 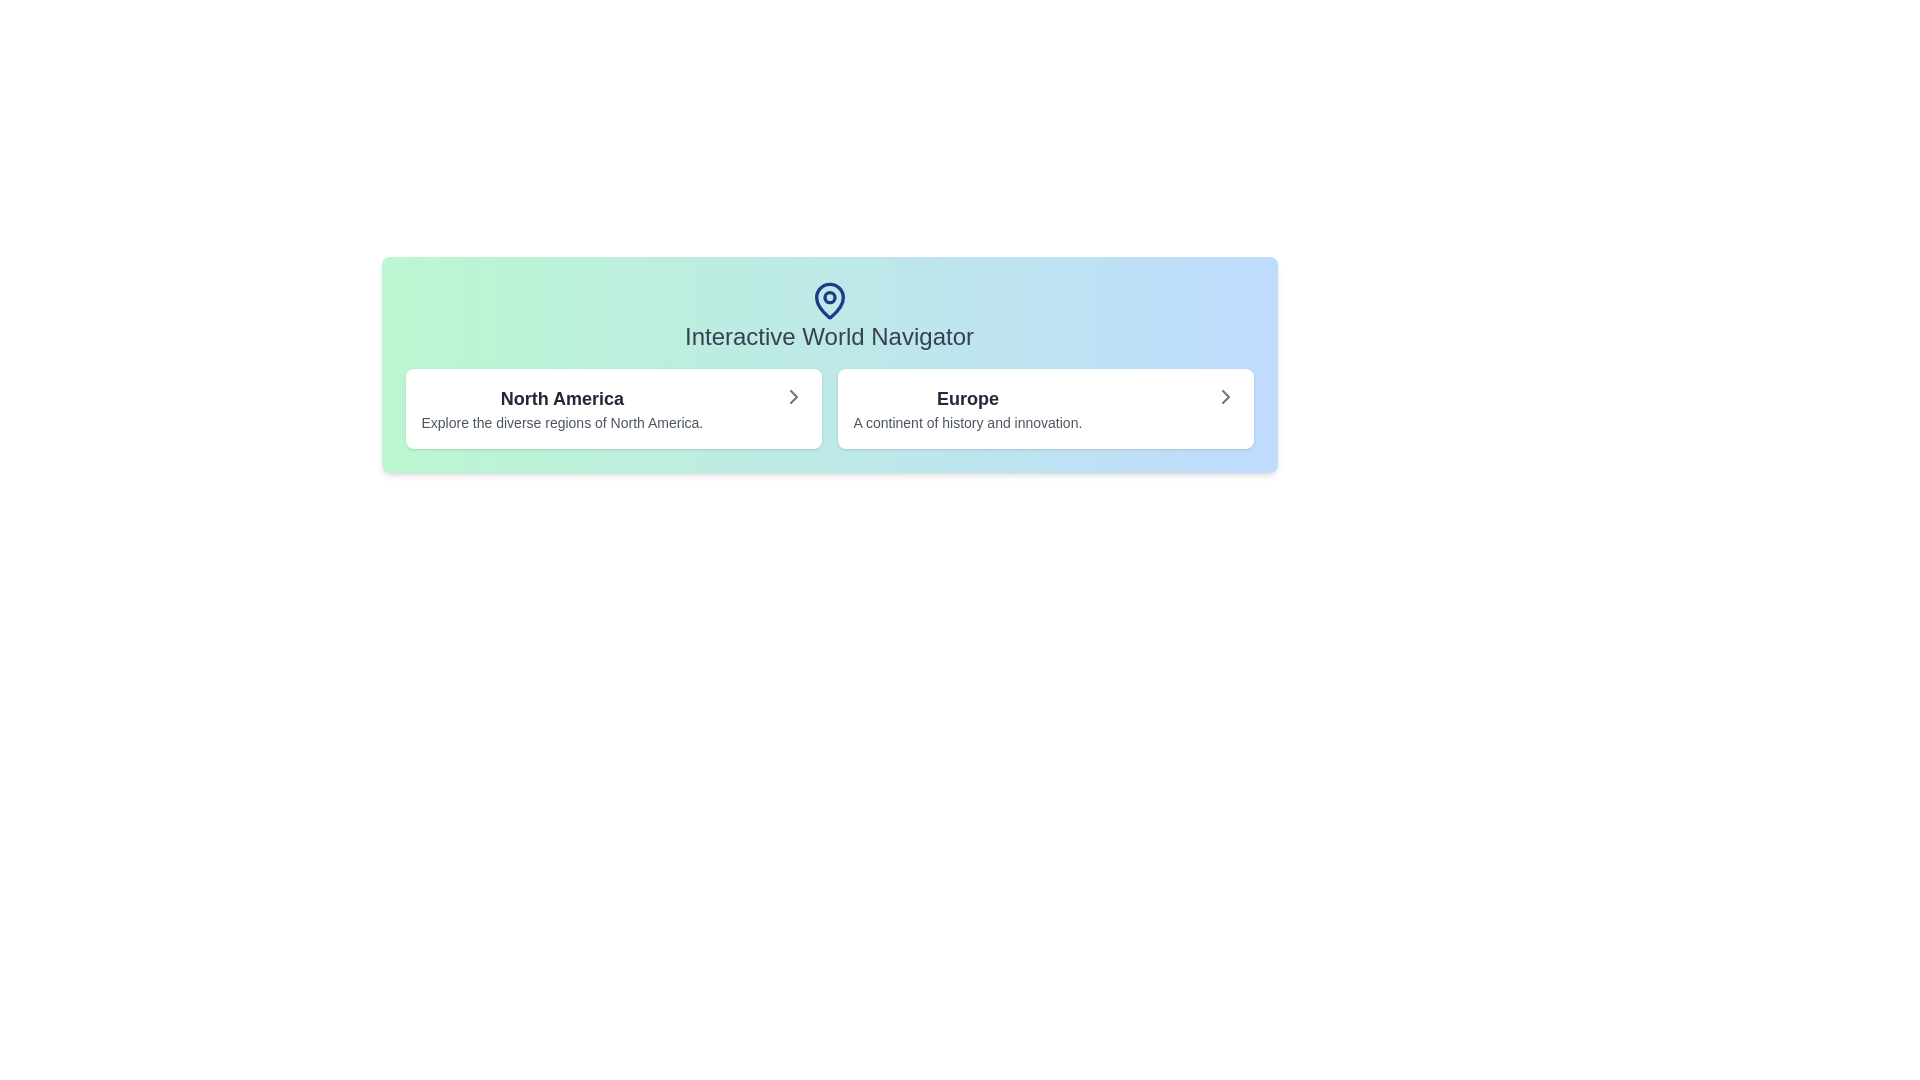 I want to click on the pin-shaped icon with a blue outline located above the text 'Interactive World Navigator', so click(x=829, y=300).